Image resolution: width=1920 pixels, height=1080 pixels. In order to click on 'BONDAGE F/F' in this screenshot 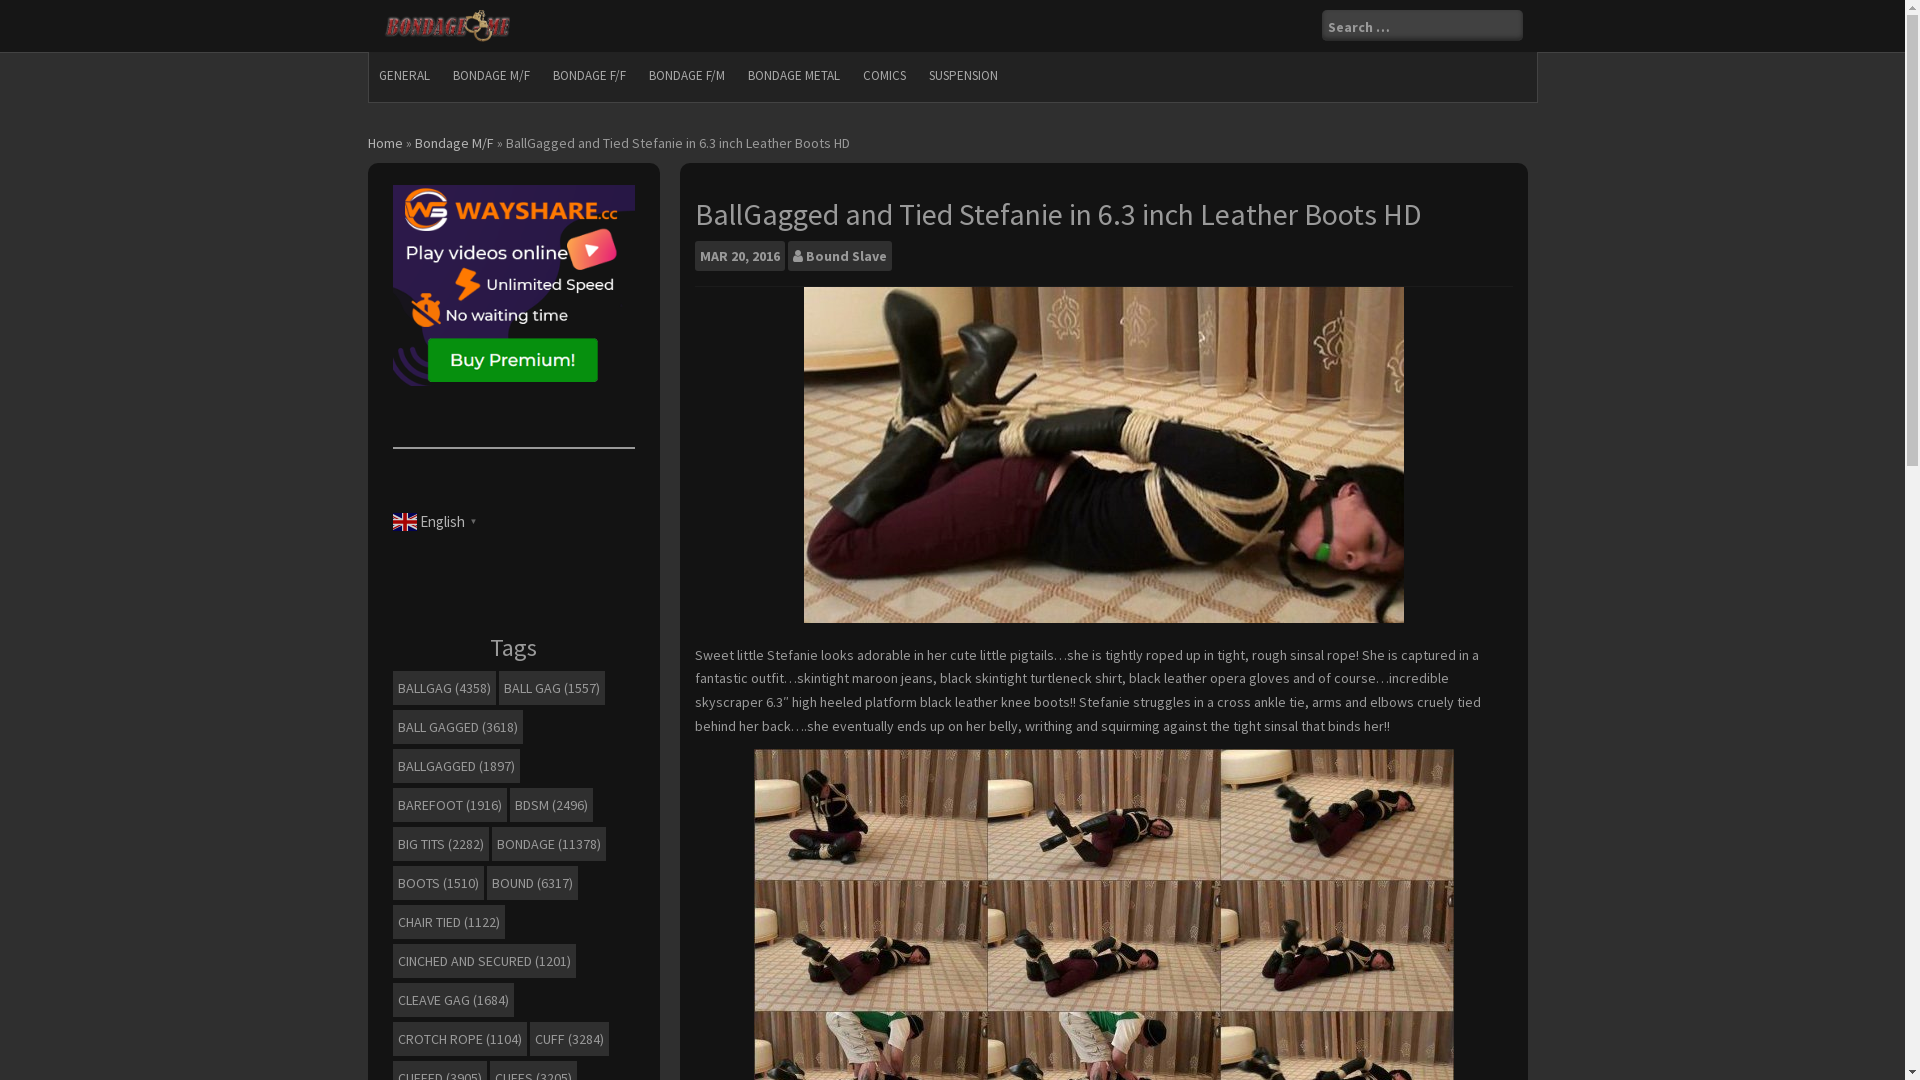, I will do `click(542, 75)`.